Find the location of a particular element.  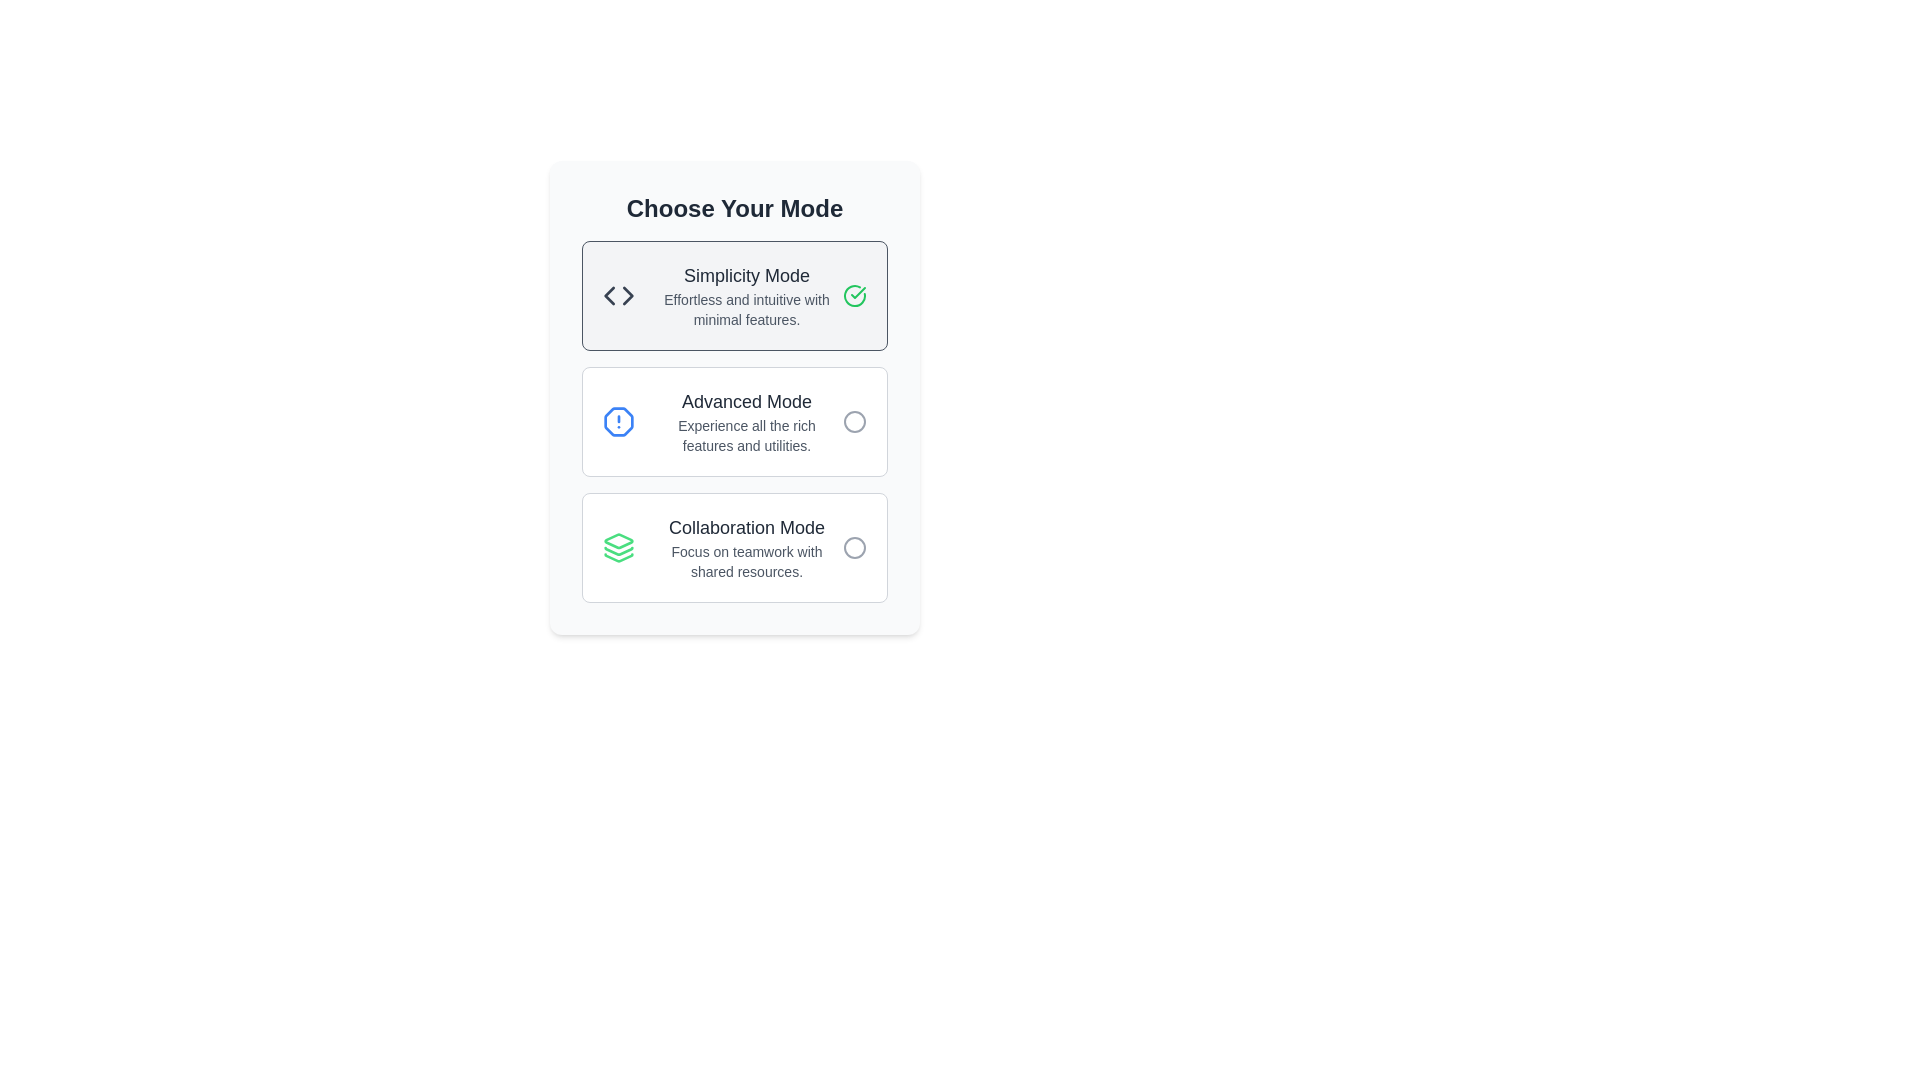

the warning or alert icon in the 'Advanced Mode' section of the vertically arranged list of options is located at coordinates (618, 420).